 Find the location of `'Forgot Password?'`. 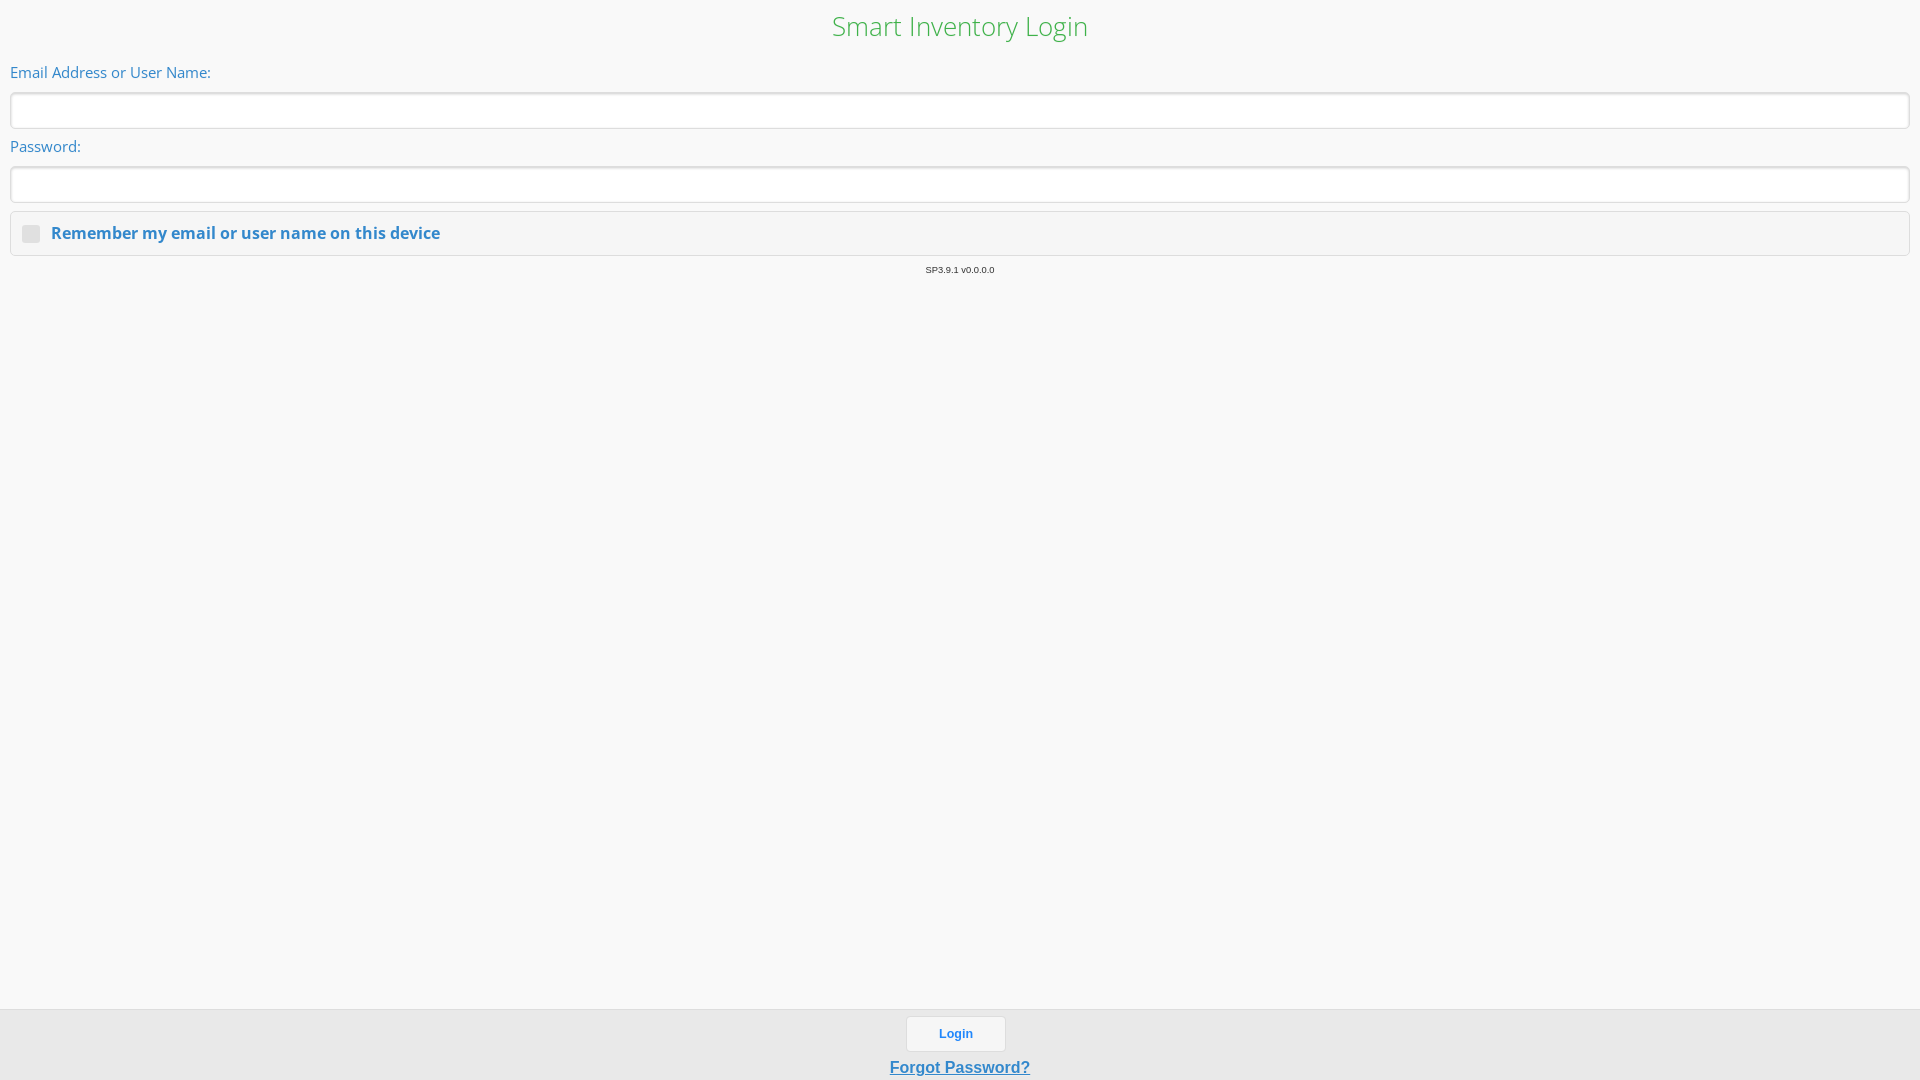

'Forgot Password?' is located at coordinates (960, 1066).